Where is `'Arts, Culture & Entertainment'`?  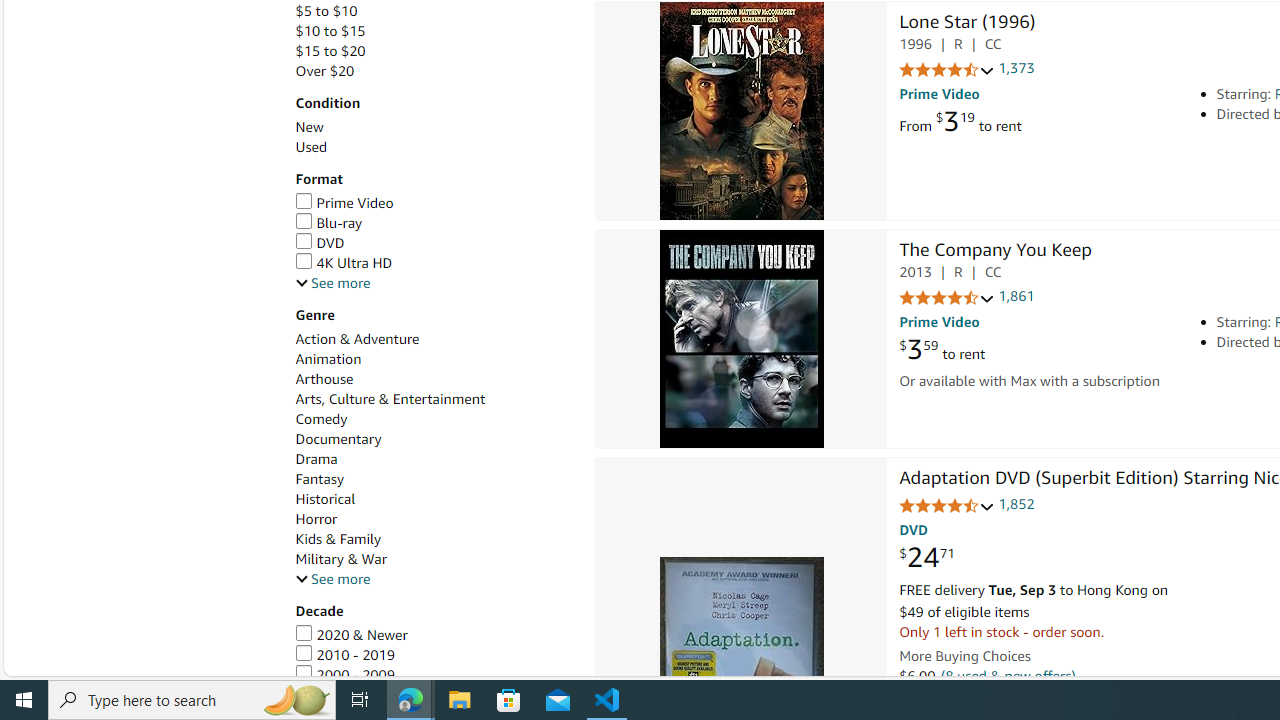
'Arts, Culture & Entertainment' is located at coordinates (390, 399).